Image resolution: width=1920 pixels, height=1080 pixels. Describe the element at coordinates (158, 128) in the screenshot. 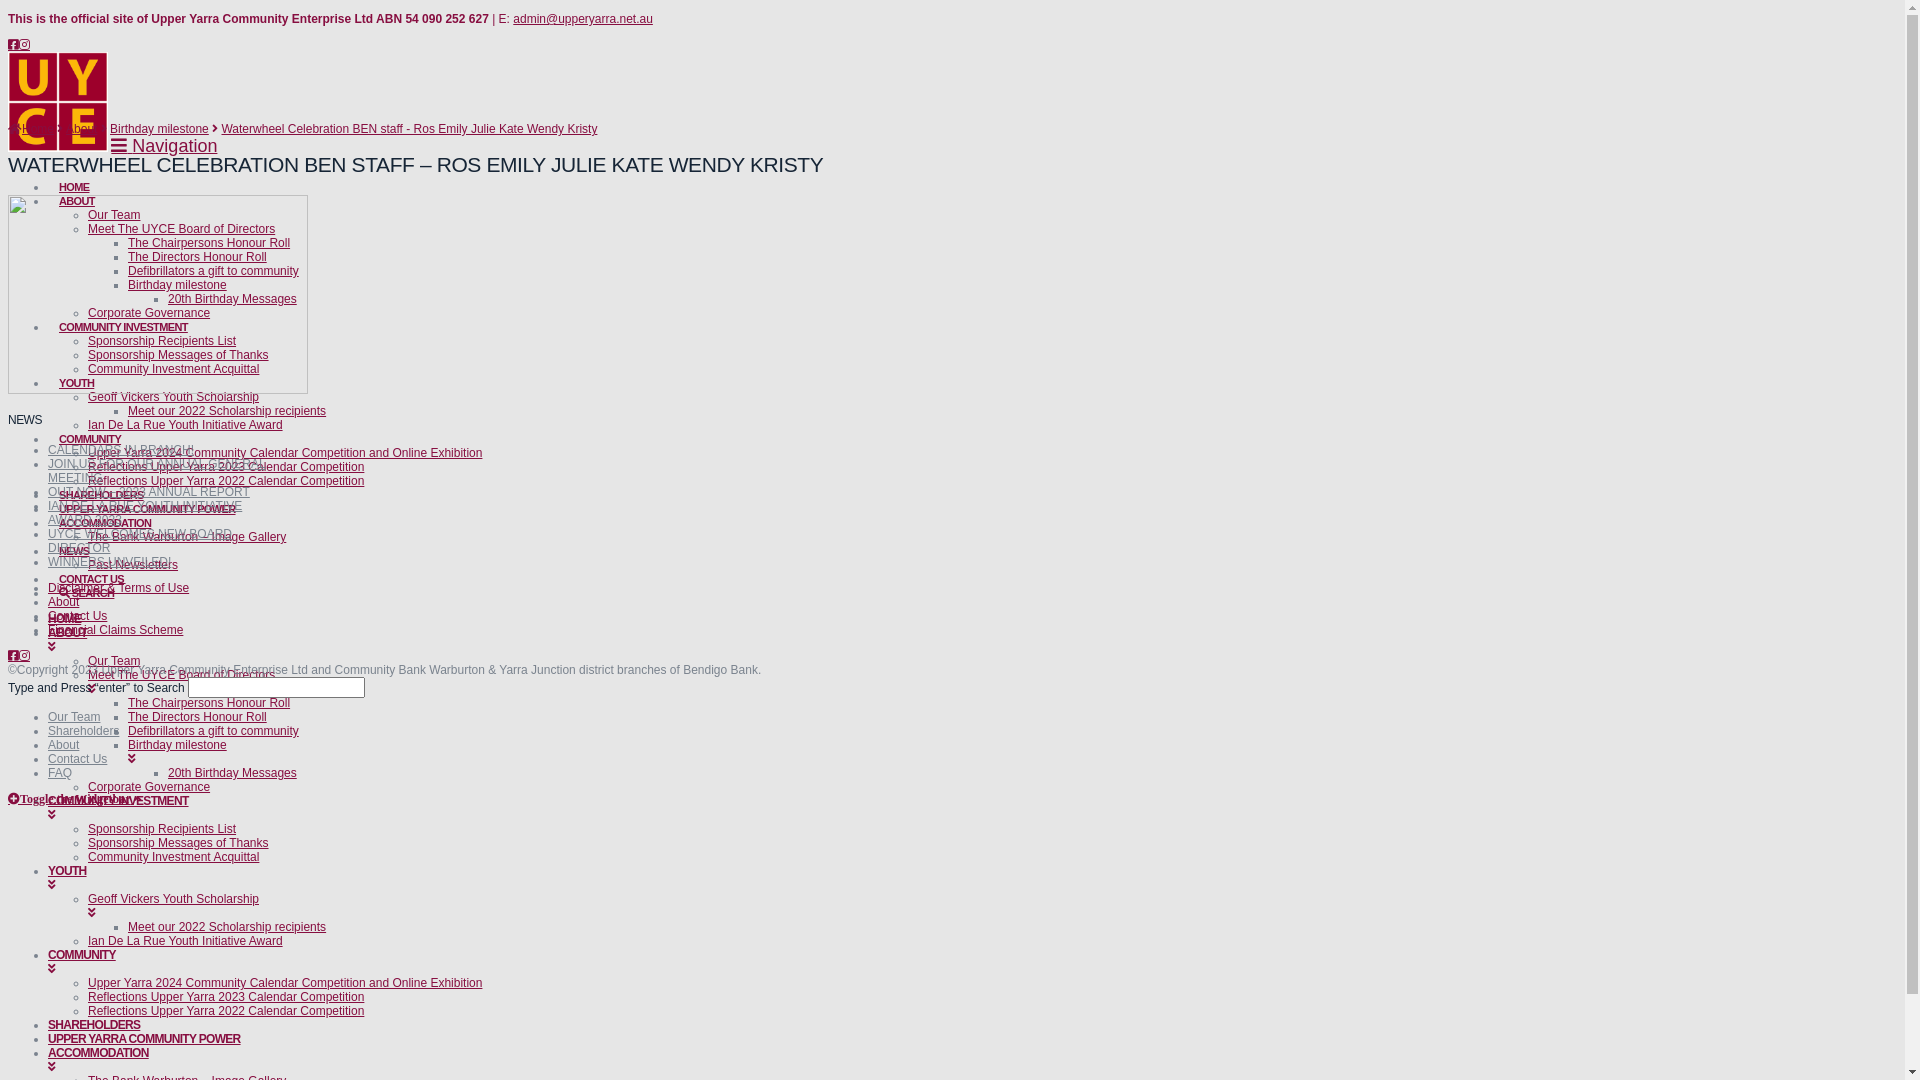

I see `'Birthday milestone'` at that location.